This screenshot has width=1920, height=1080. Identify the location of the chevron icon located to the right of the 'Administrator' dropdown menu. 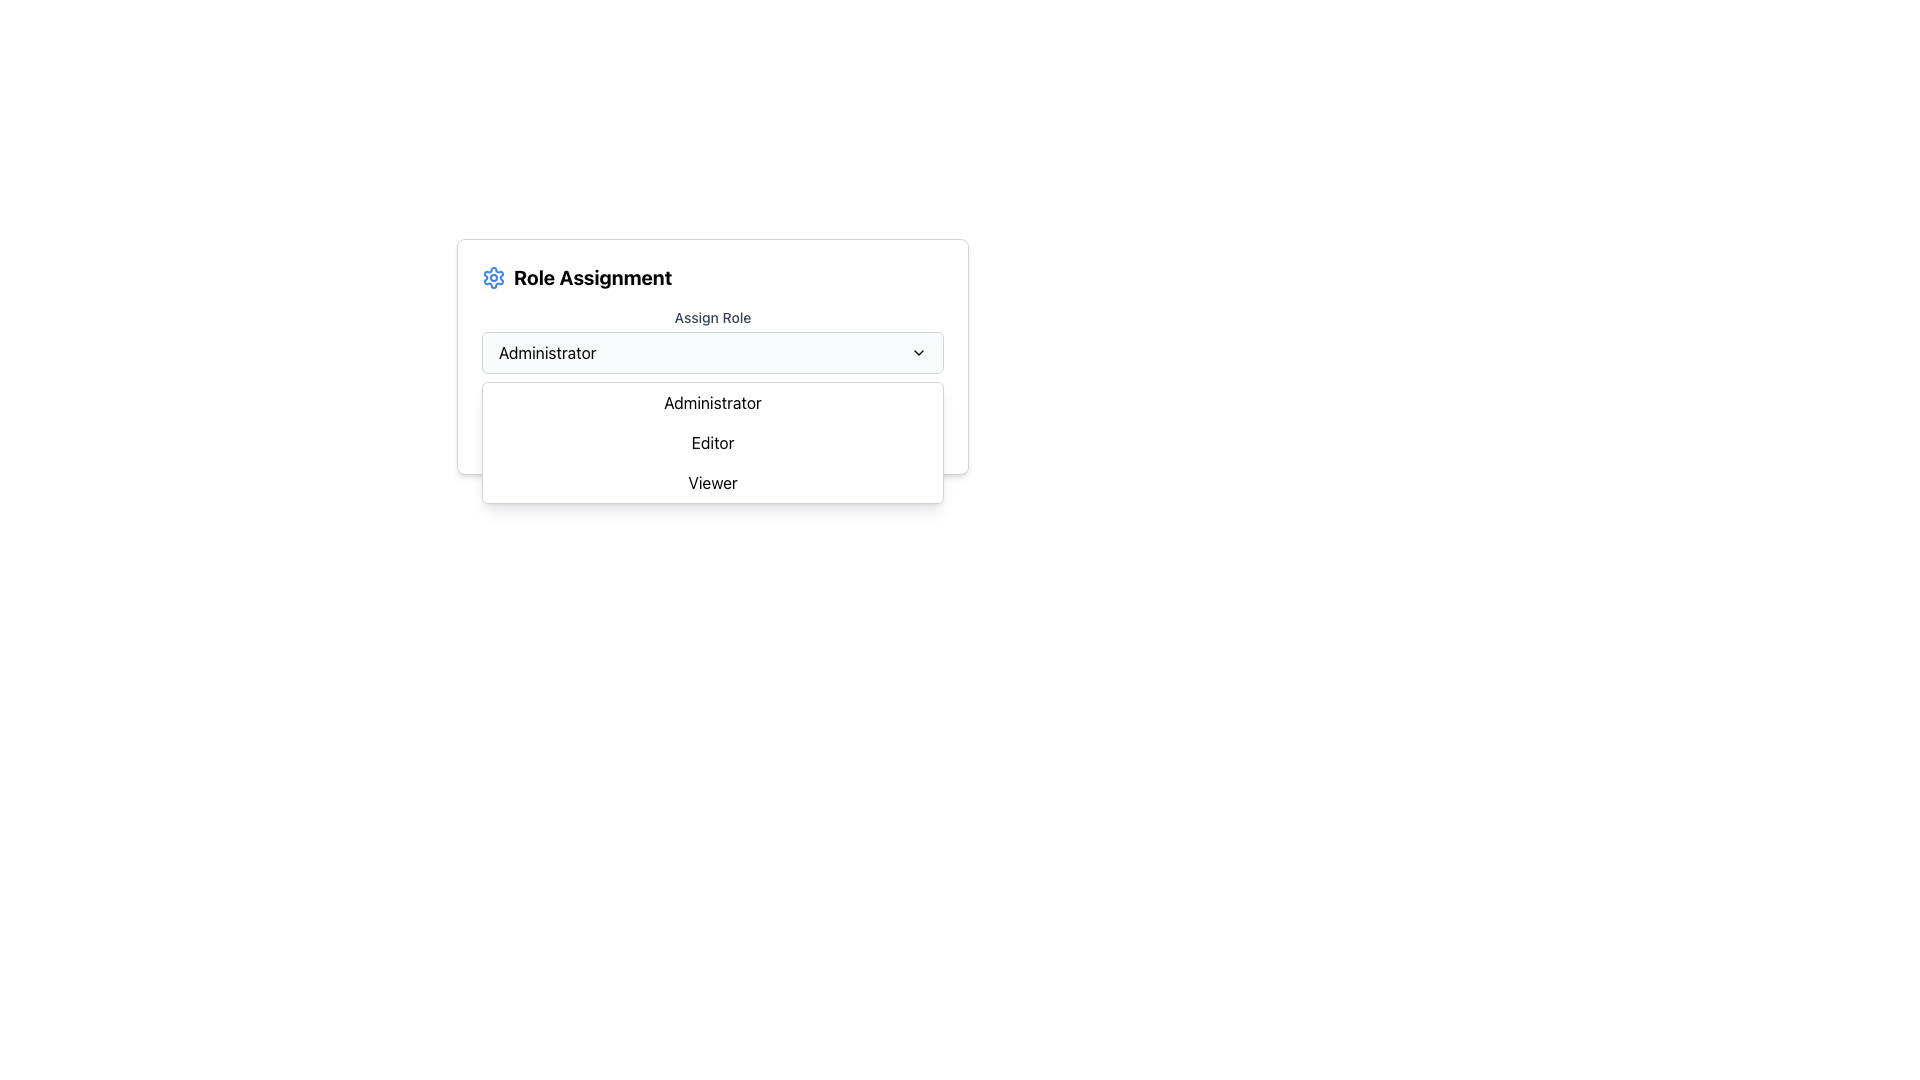
(917, 352).